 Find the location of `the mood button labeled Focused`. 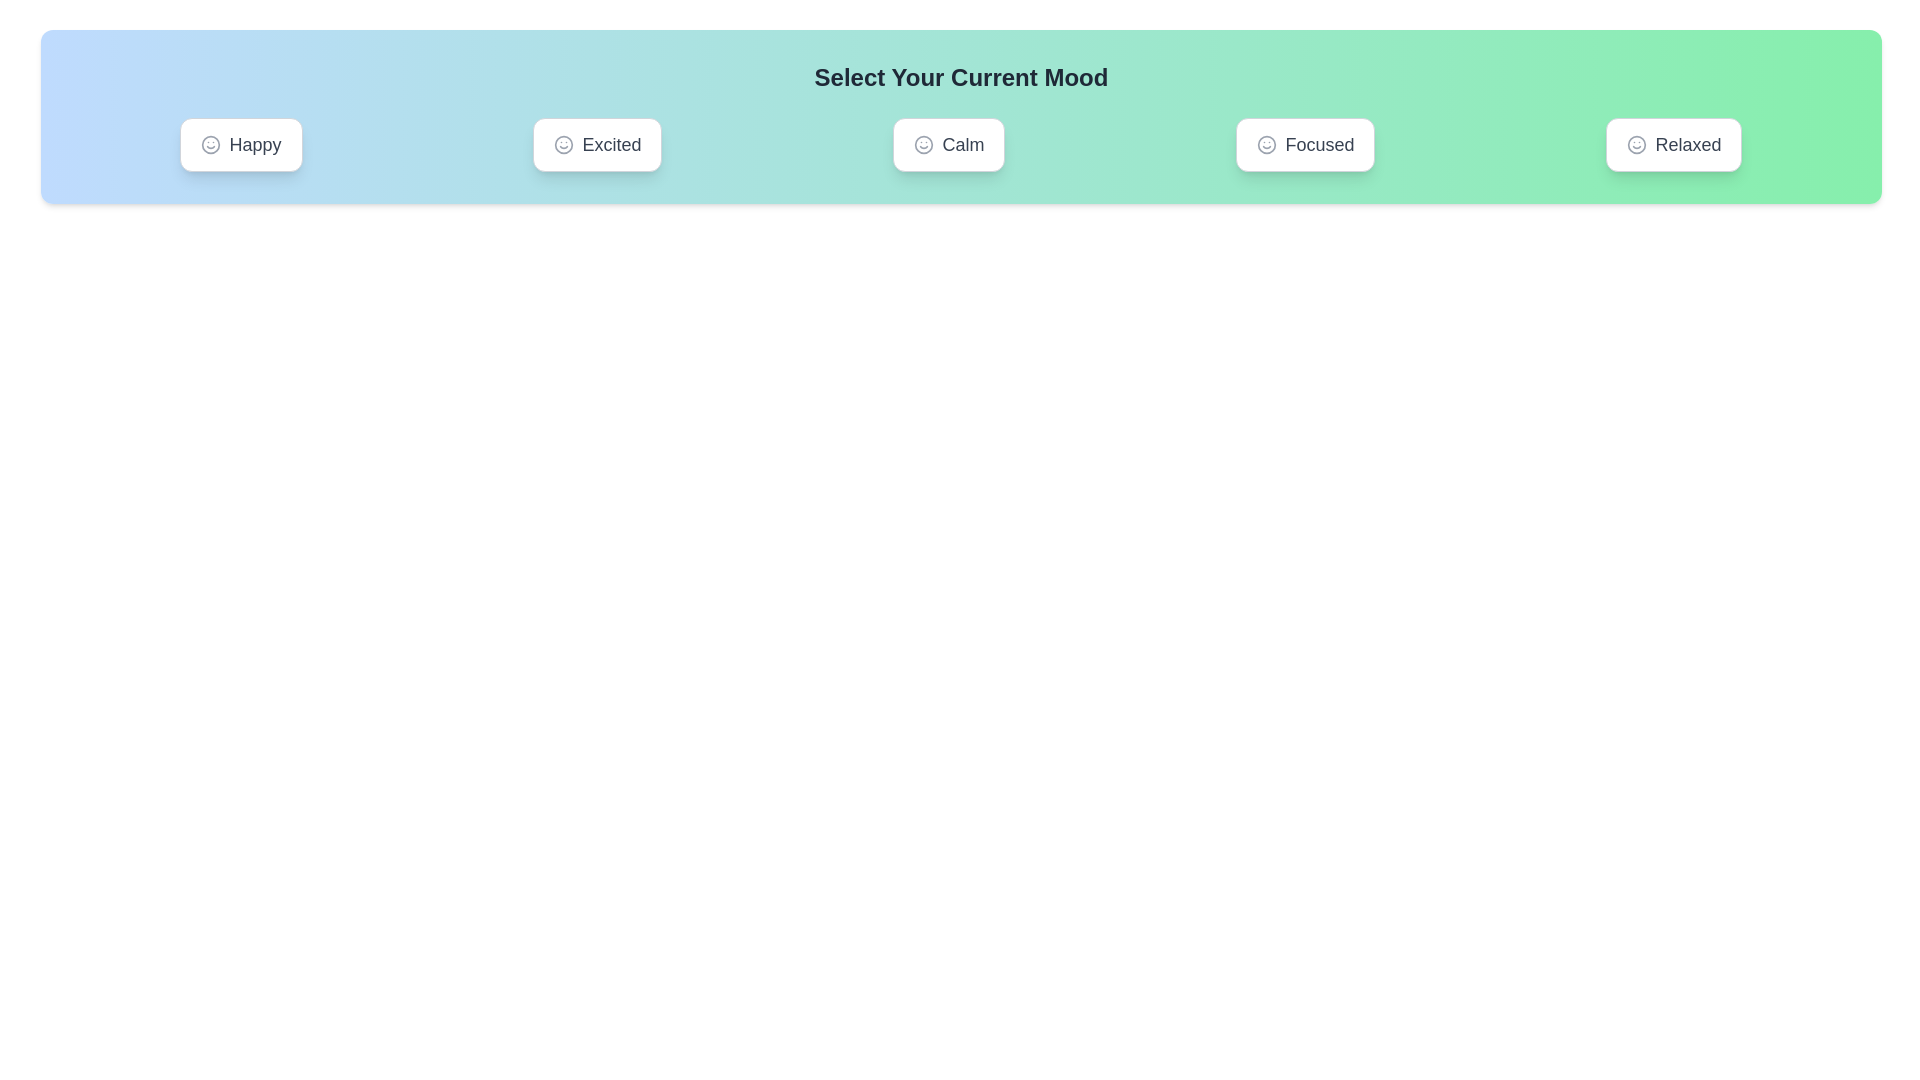

the mood button labeled Focused is located at coordinates (1305, 144).